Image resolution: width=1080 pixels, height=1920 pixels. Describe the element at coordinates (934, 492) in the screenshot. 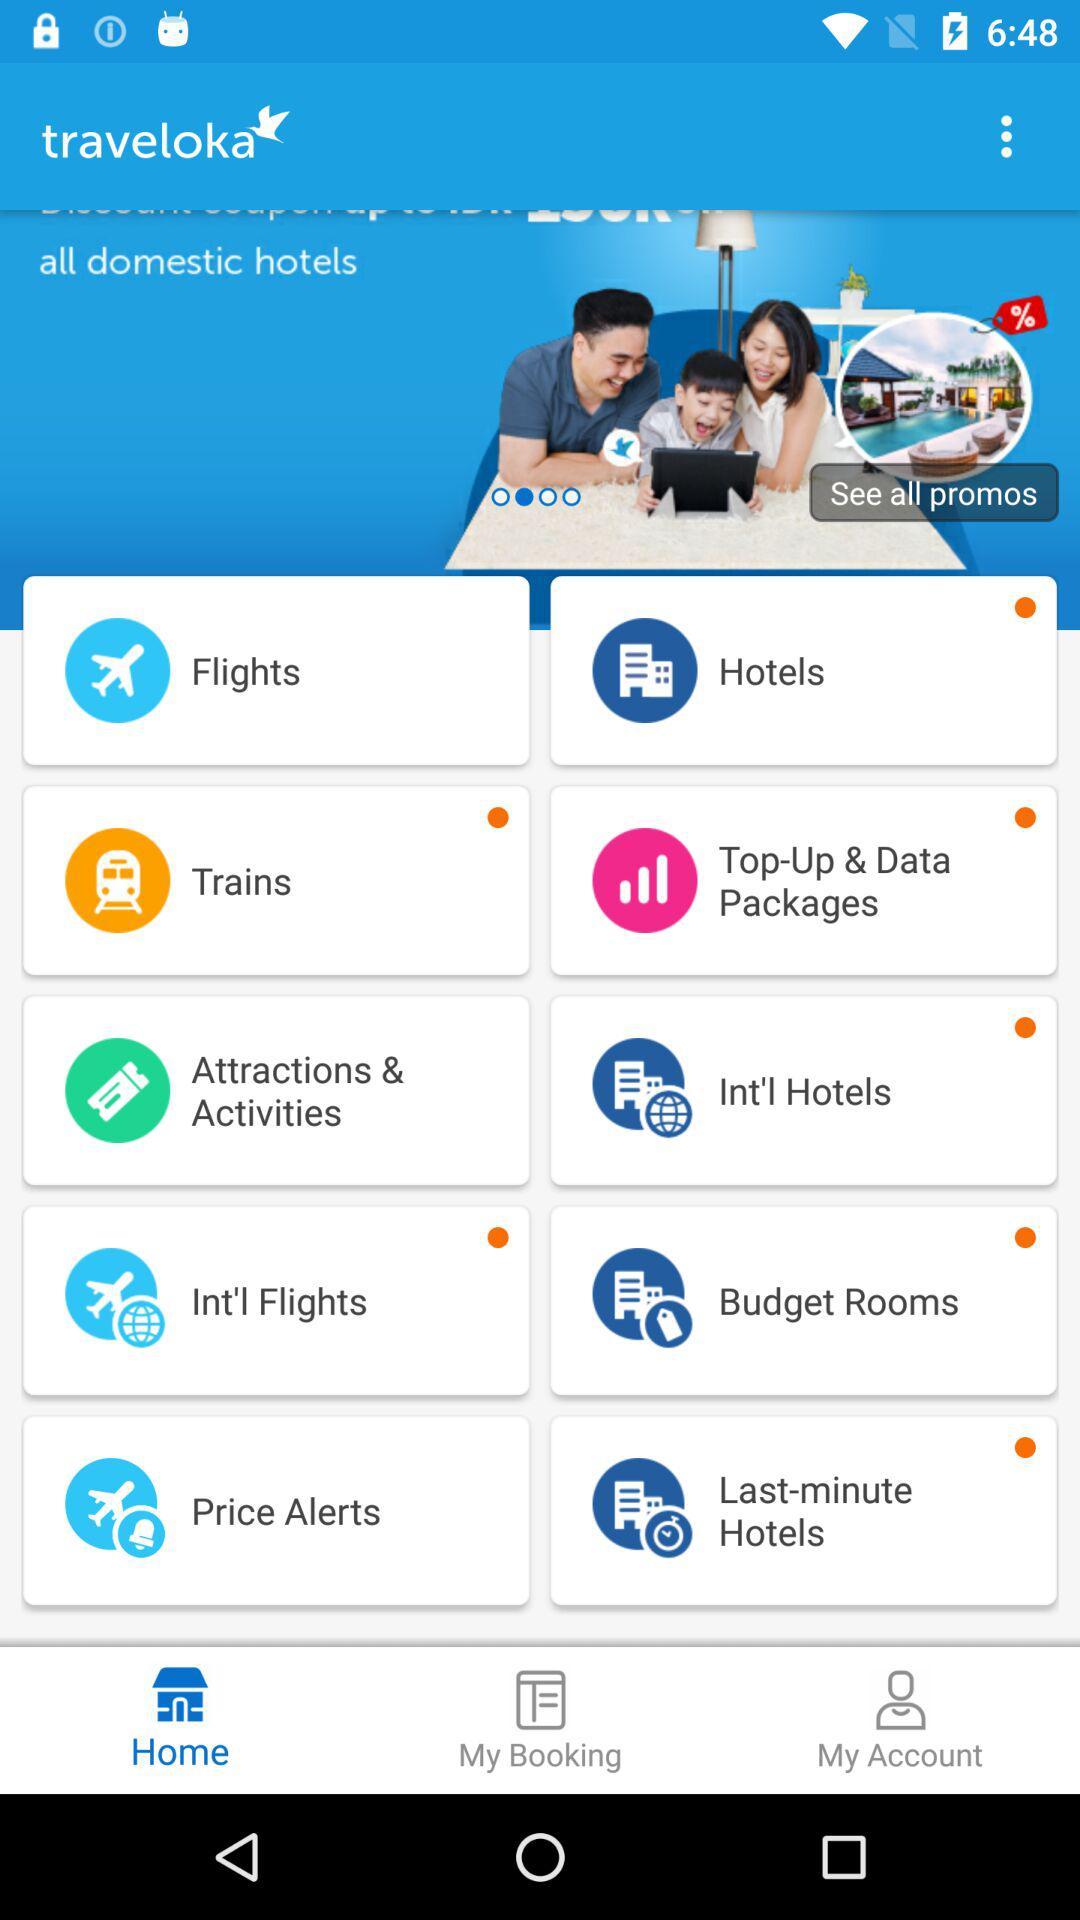

I see `see all promos icon` at that location.